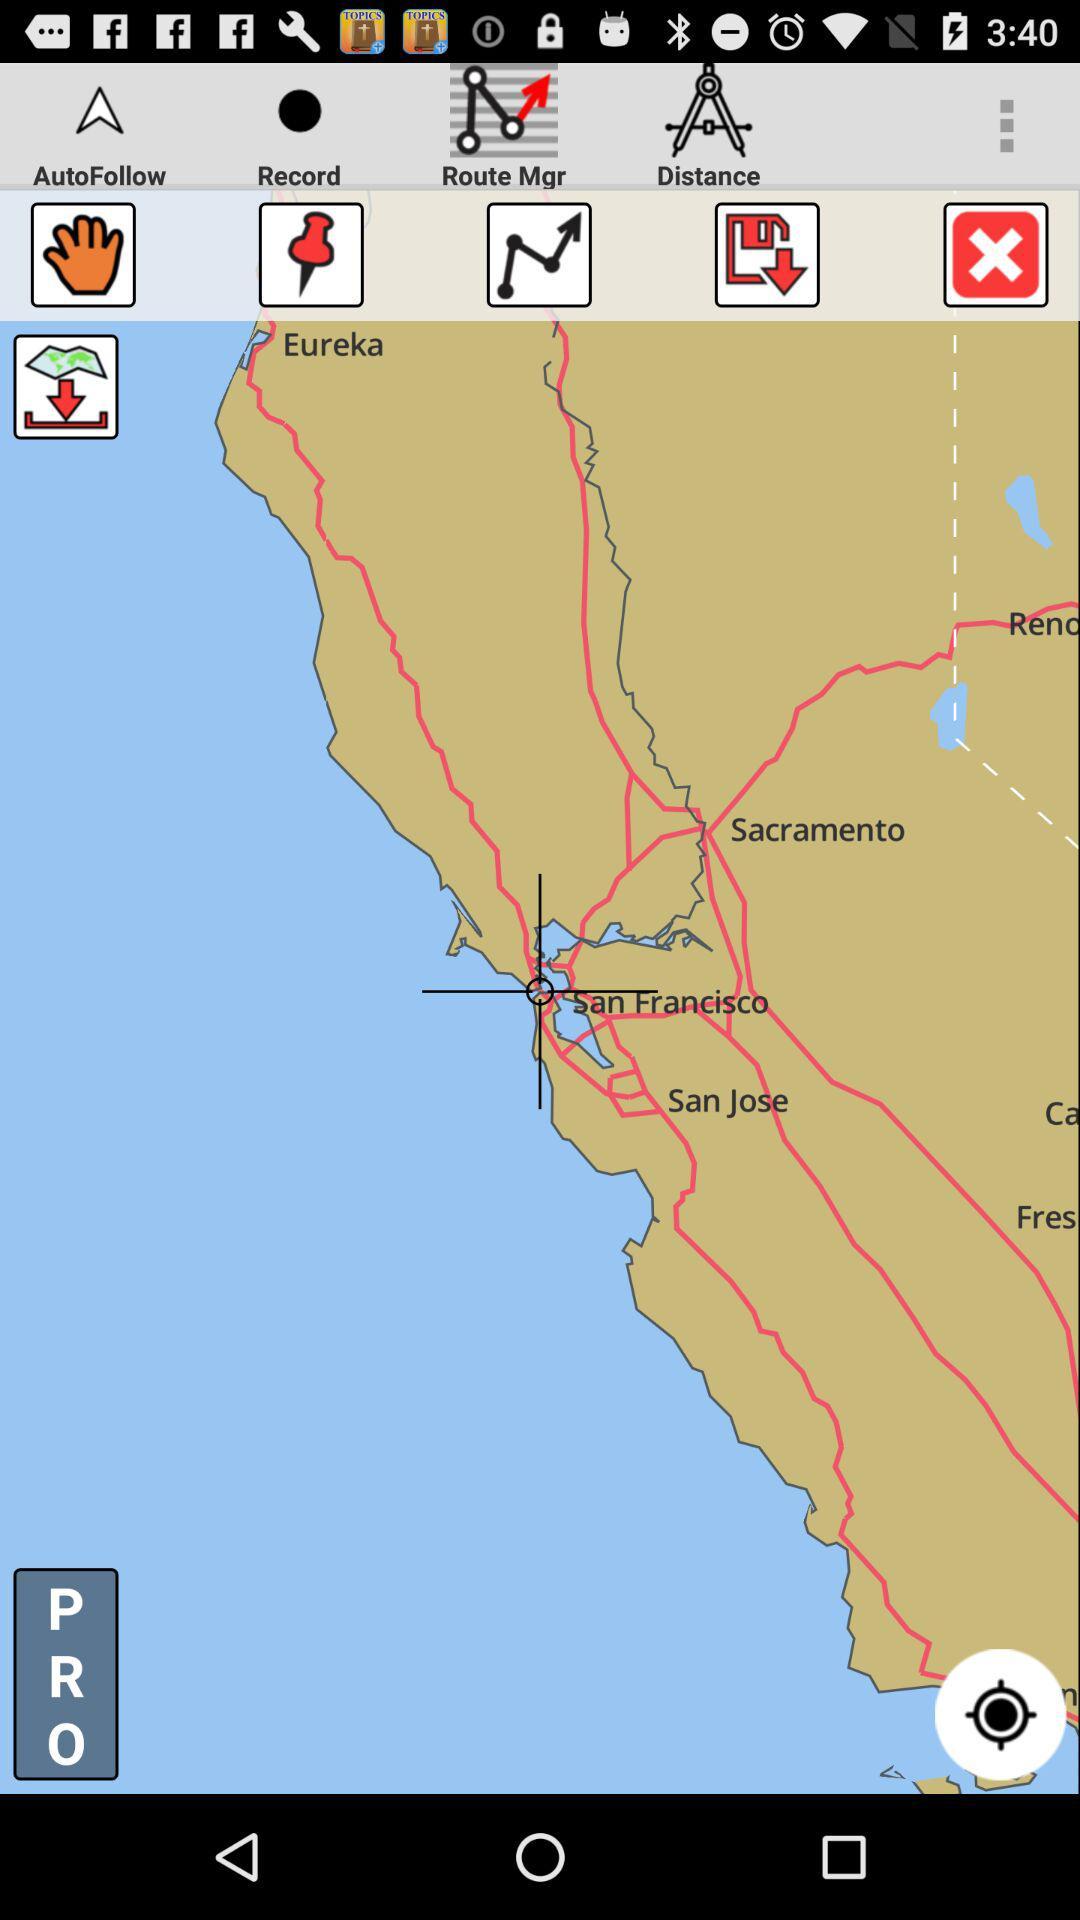 This screenshot has width=1080, height=1920. What do you see at coordinates (64, 1674) in the screenshot?
I see `p` at bounding box center [64, 1674].